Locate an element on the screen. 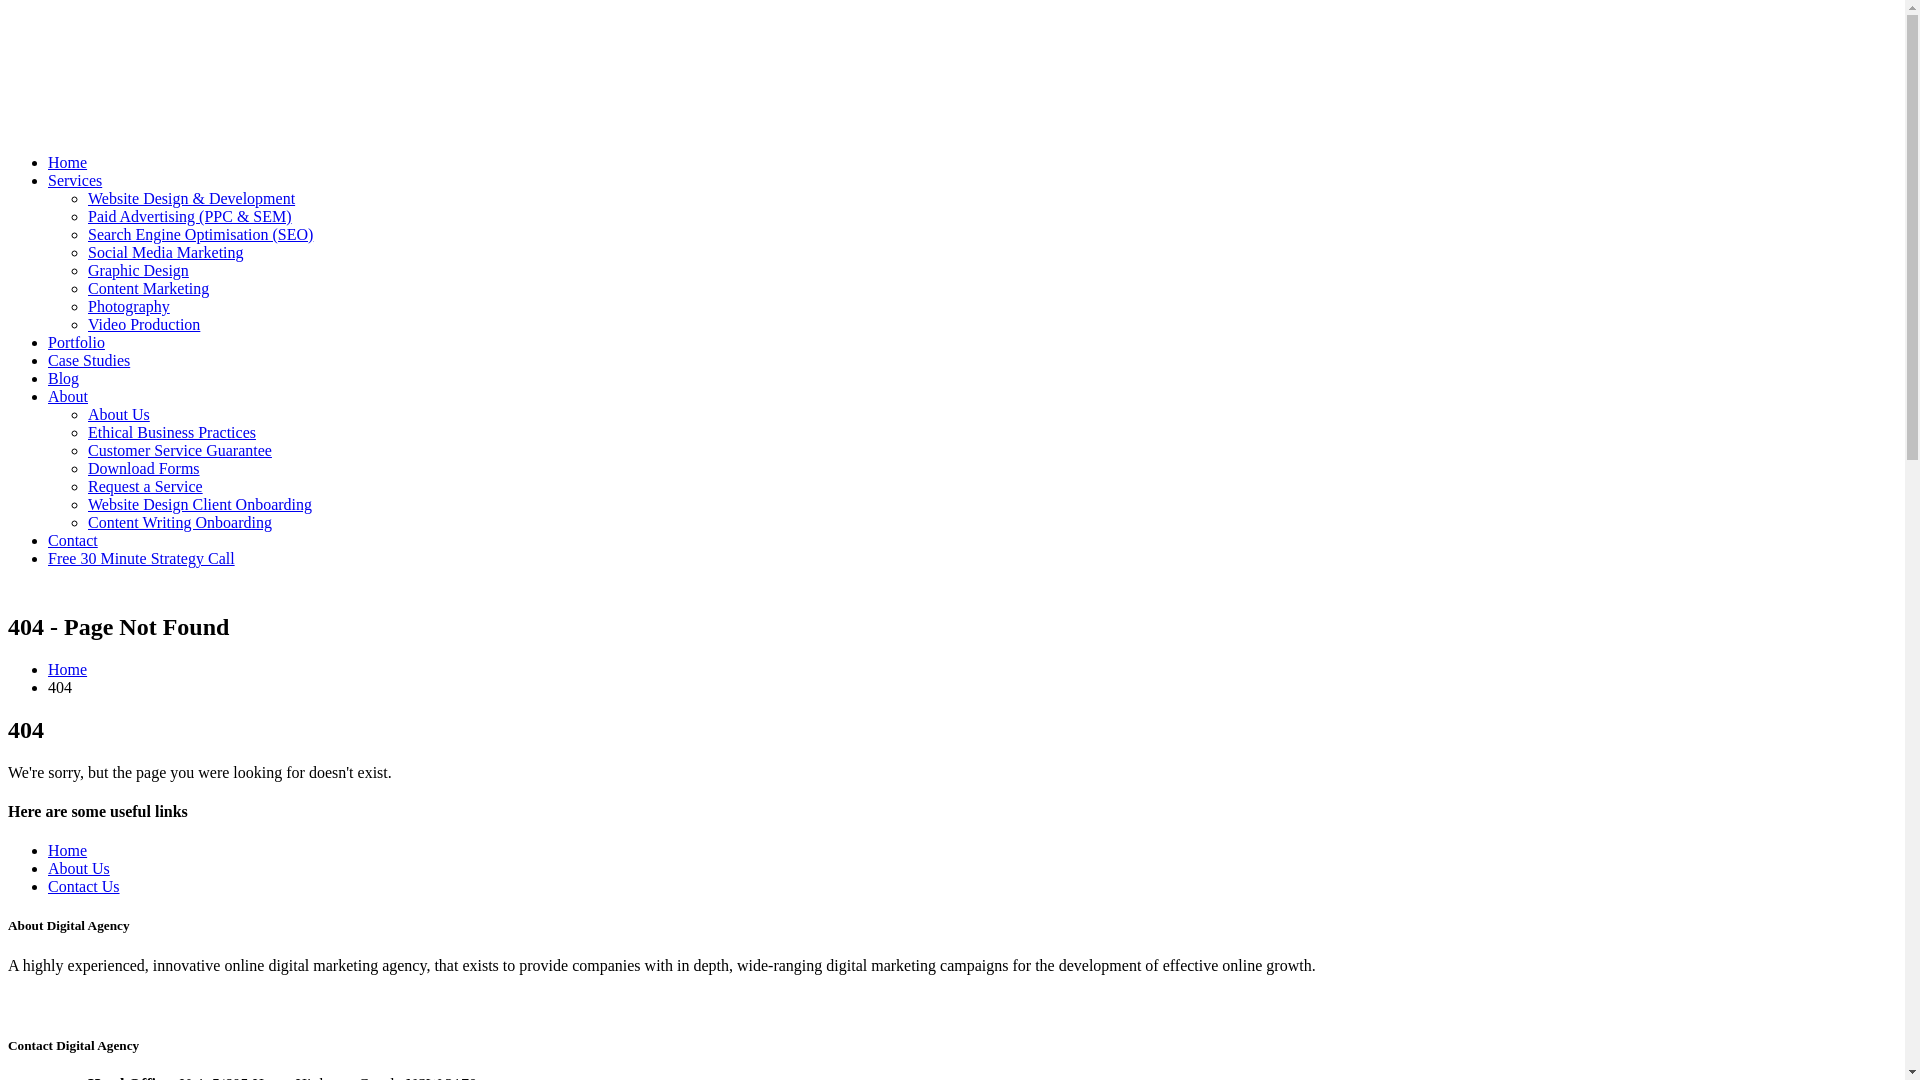 The image size is (1920, 1080). 'Contact' is located at coordinates (72, 540).